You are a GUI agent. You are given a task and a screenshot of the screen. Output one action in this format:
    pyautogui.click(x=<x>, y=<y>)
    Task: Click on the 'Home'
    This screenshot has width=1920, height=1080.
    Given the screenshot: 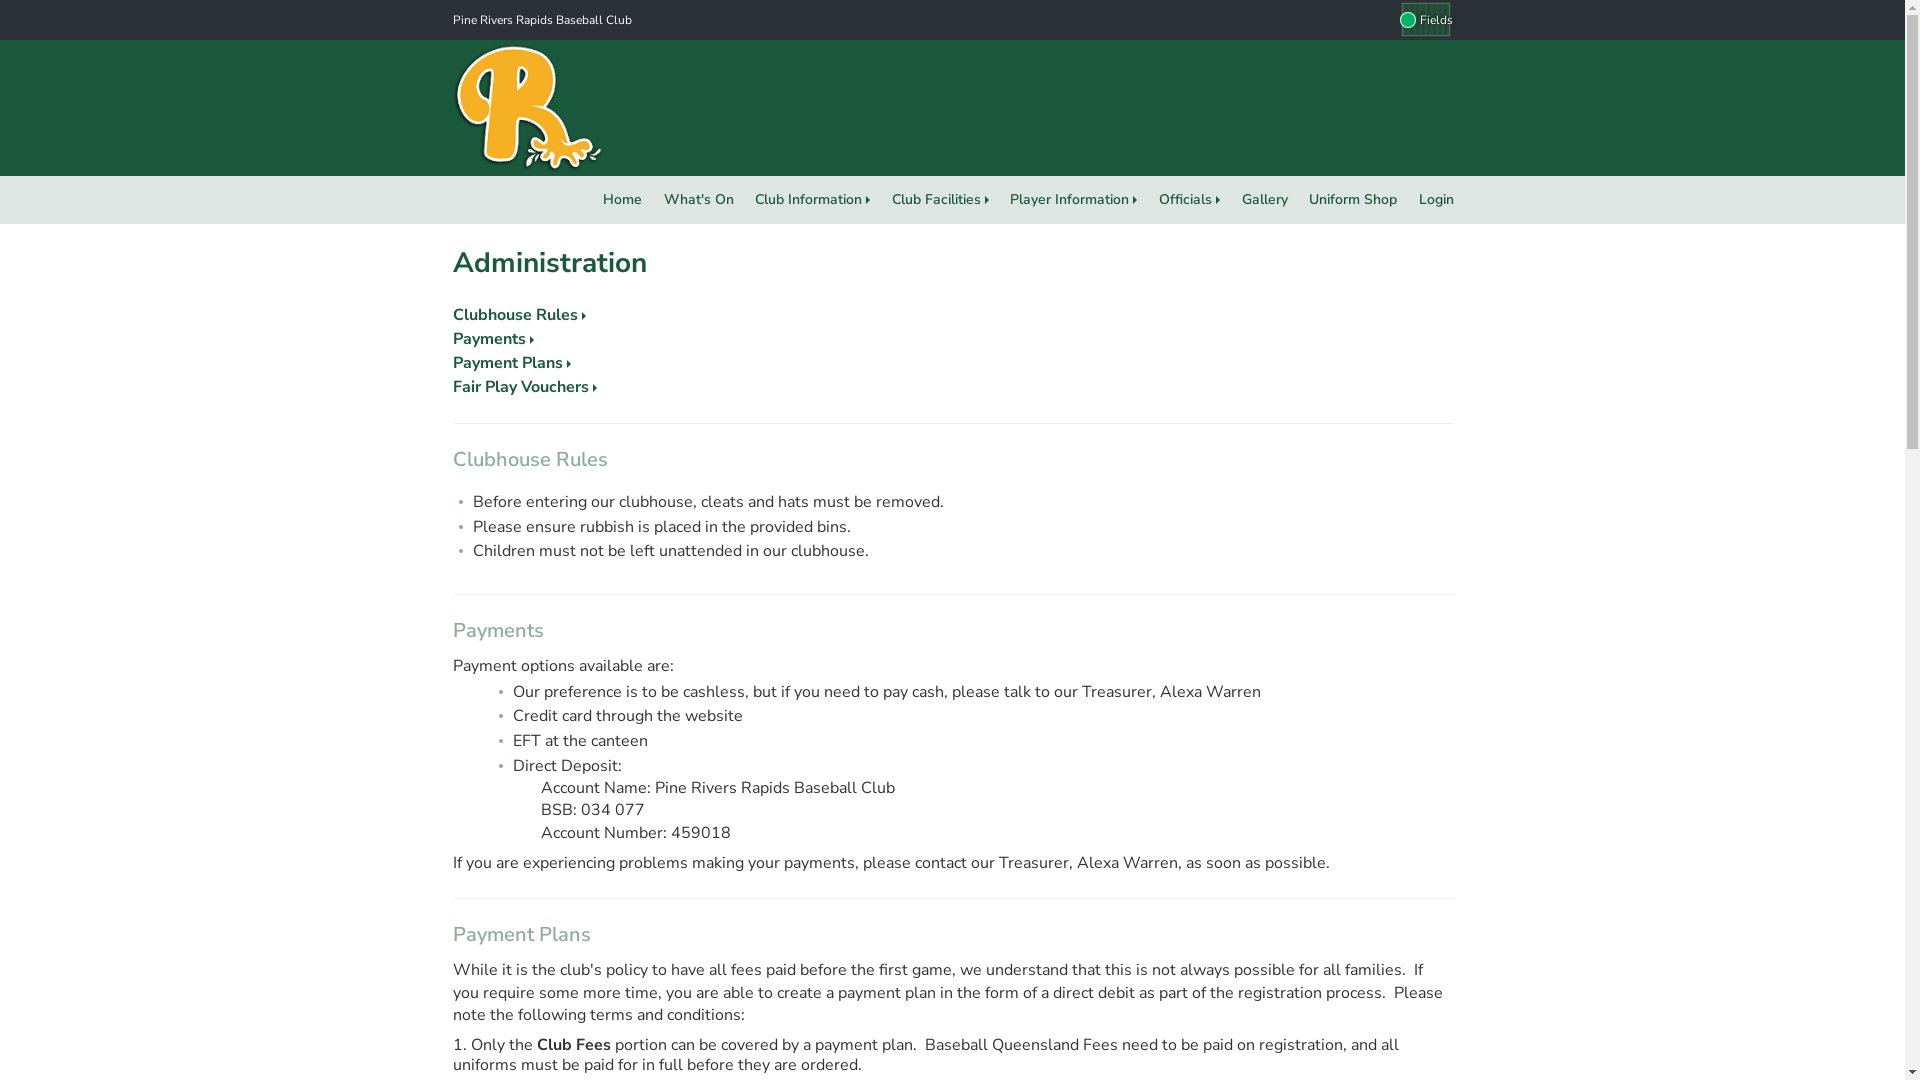 What is the action you would take?
    pyautogui.click(x=590, y=200)
    